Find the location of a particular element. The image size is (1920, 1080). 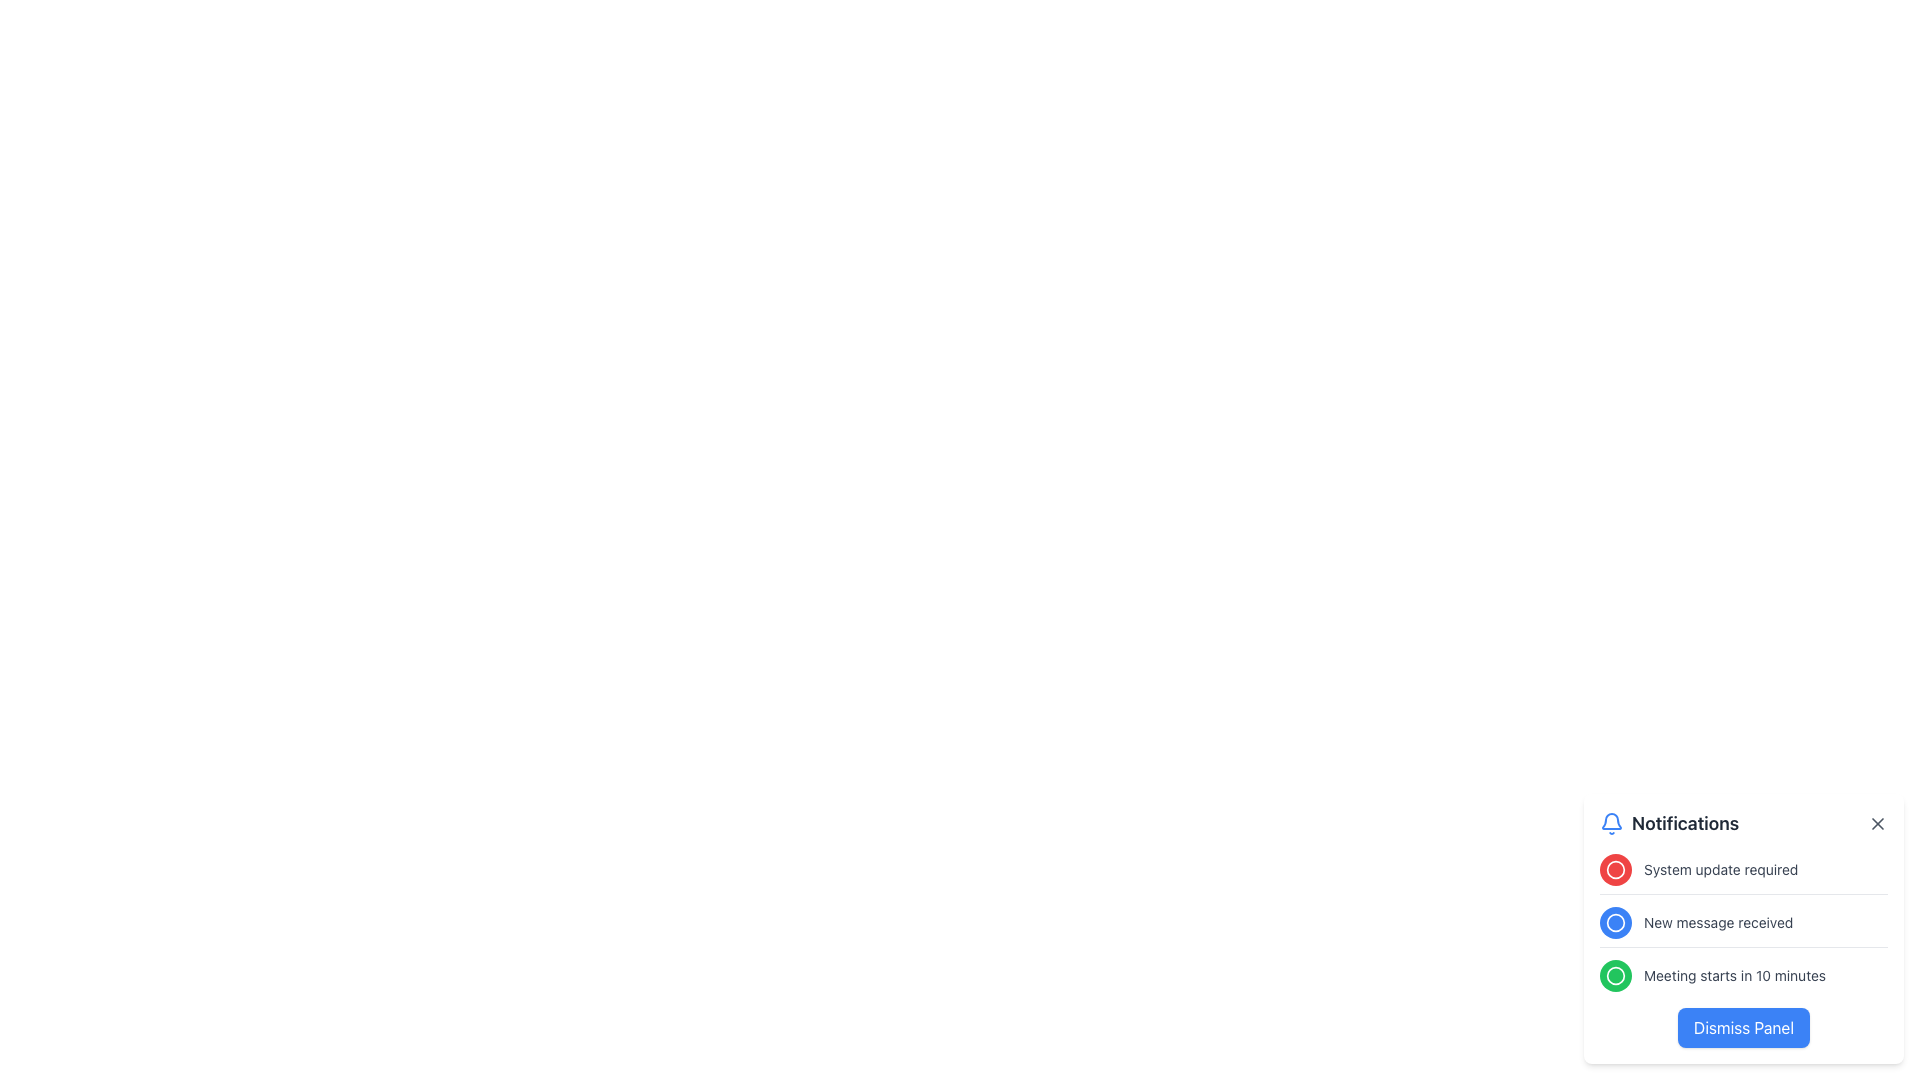

the close icon in the top-right corner of the notification panel is located at coordinates (1876, 824).